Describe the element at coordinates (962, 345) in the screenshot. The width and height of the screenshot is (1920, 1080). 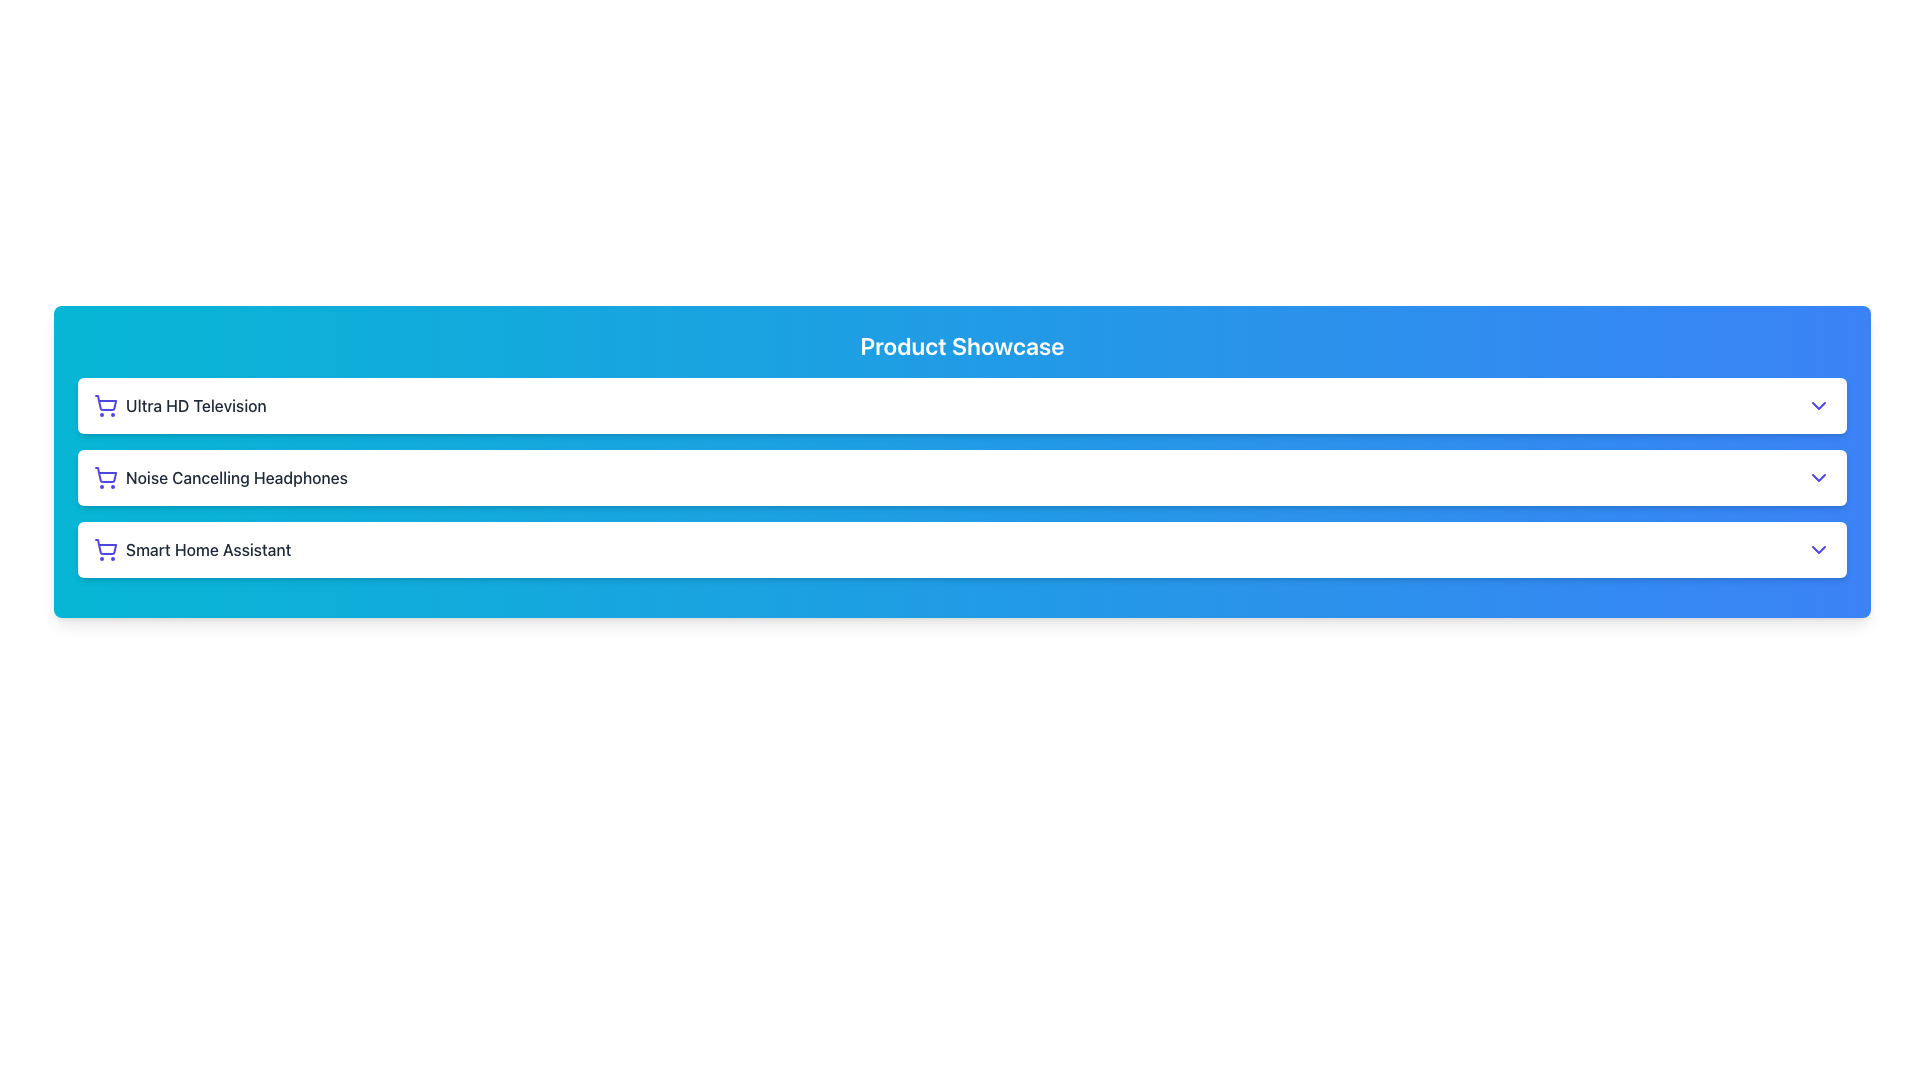
I see `the title-style text label reading 'Product Showcase' displayed prominently at the top of the gradient blue background section` at that location.